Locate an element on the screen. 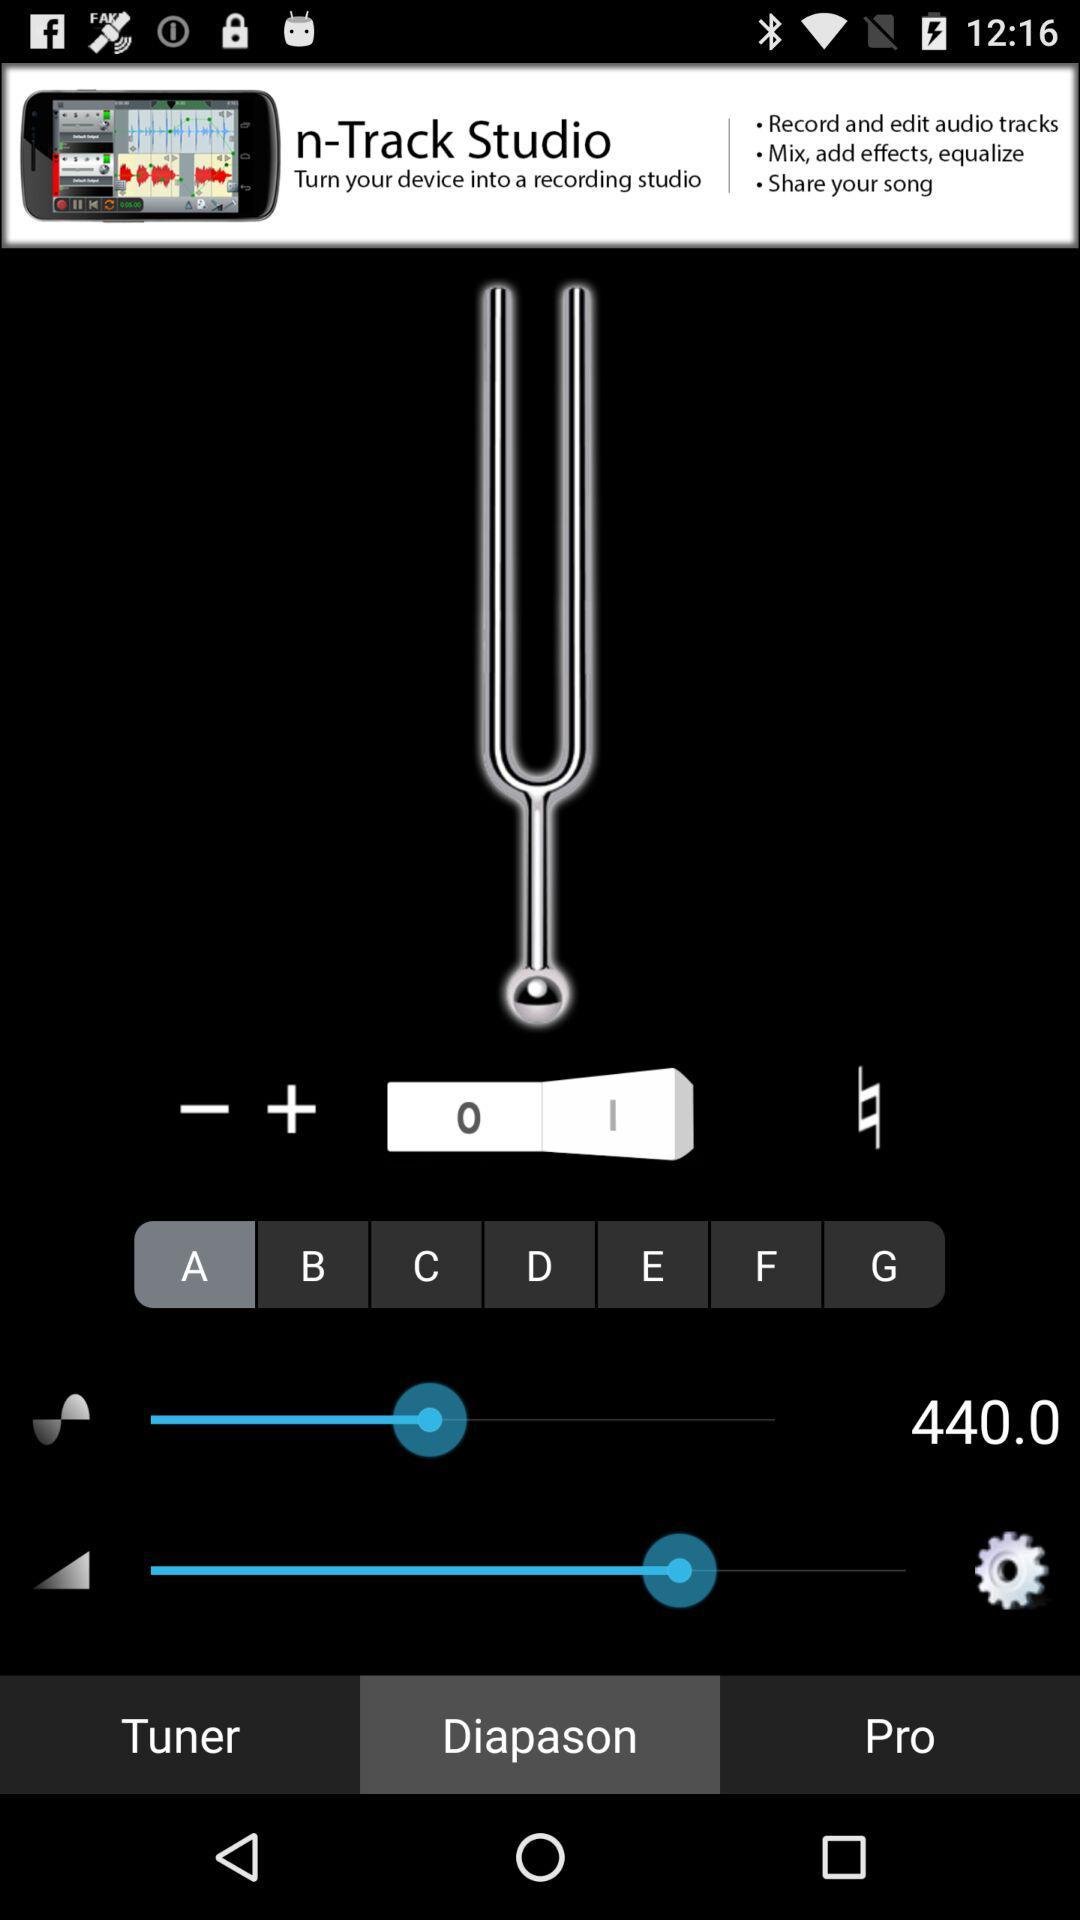 This screenshot has height=1920, width=1080. the minus icon is located at coordinates (205, 1185).